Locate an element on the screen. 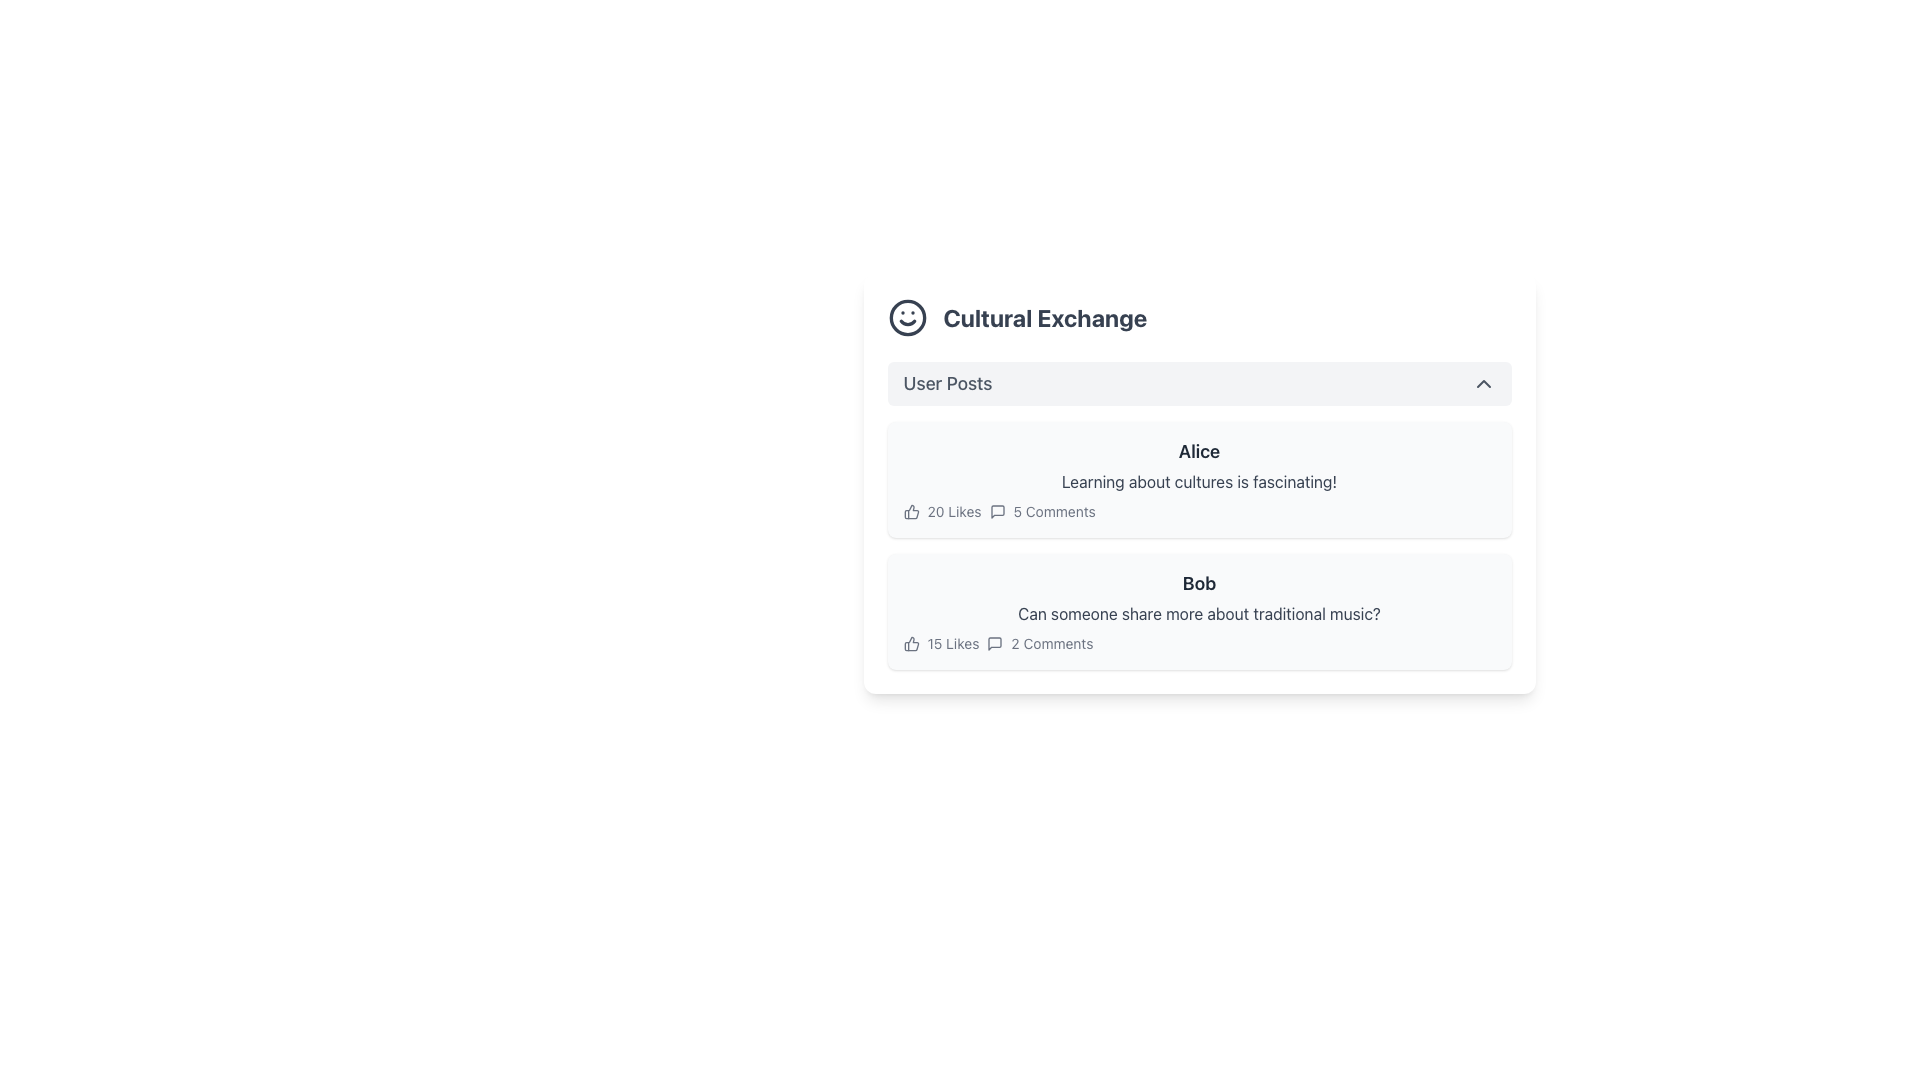  the toggle button located centrally beneath the 'Cultural Exchange' section title is located at coordinates (1199, 384).